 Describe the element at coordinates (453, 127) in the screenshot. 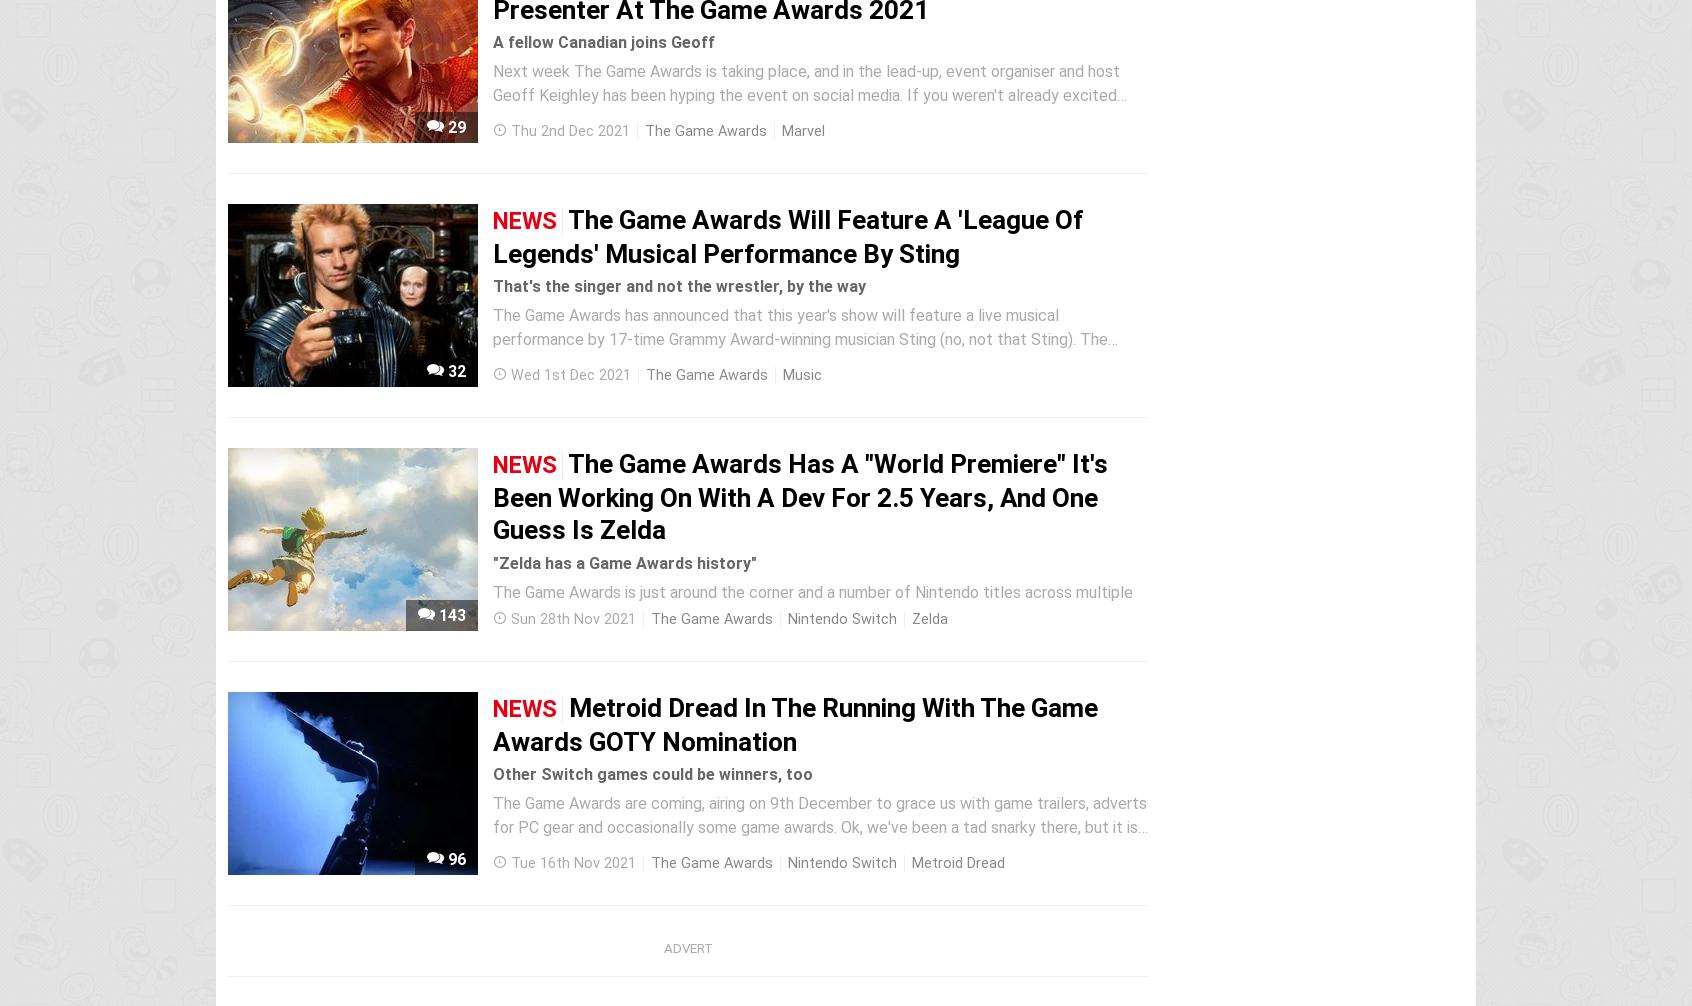

I see `'29'` at that location.